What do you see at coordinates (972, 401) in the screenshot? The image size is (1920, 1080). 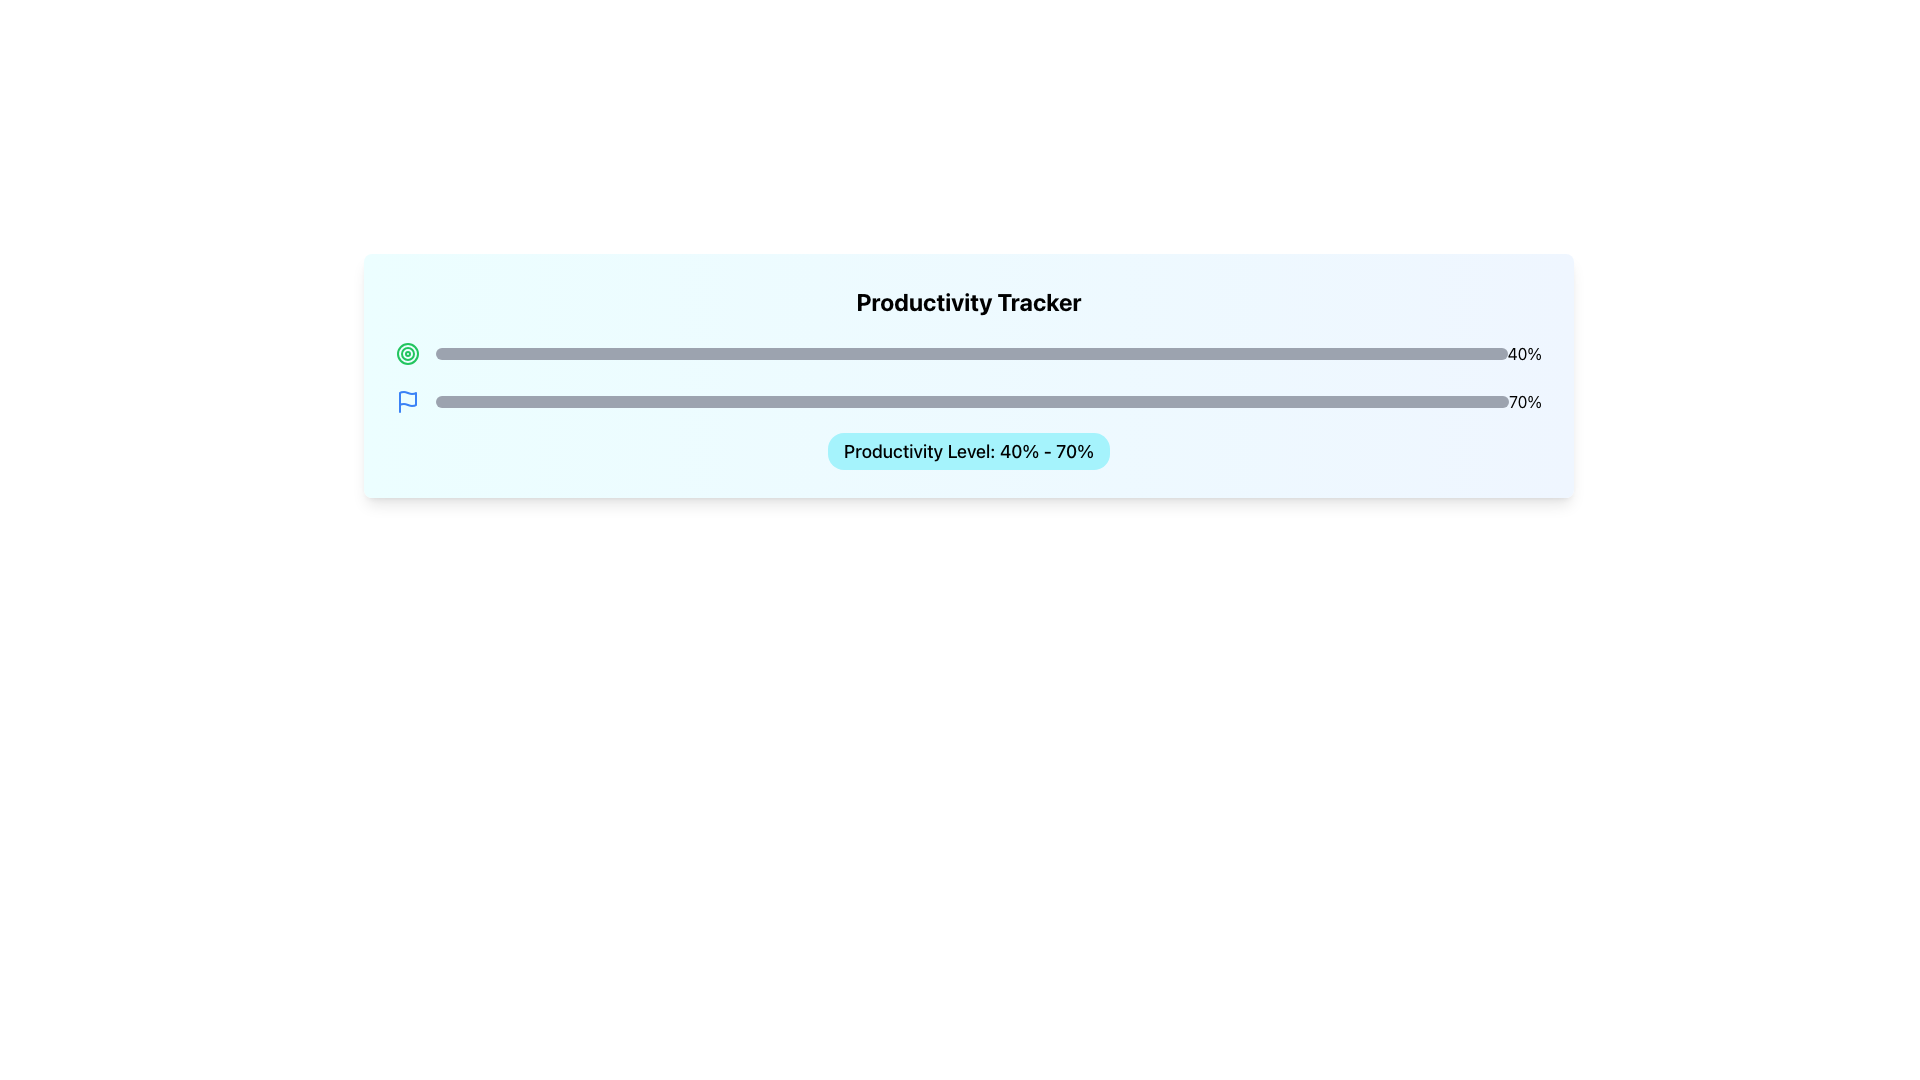 I see `the current range value of the progress bar located beneath the percentage label and above the productivity levels indicator` at bounding box center [972, 401].